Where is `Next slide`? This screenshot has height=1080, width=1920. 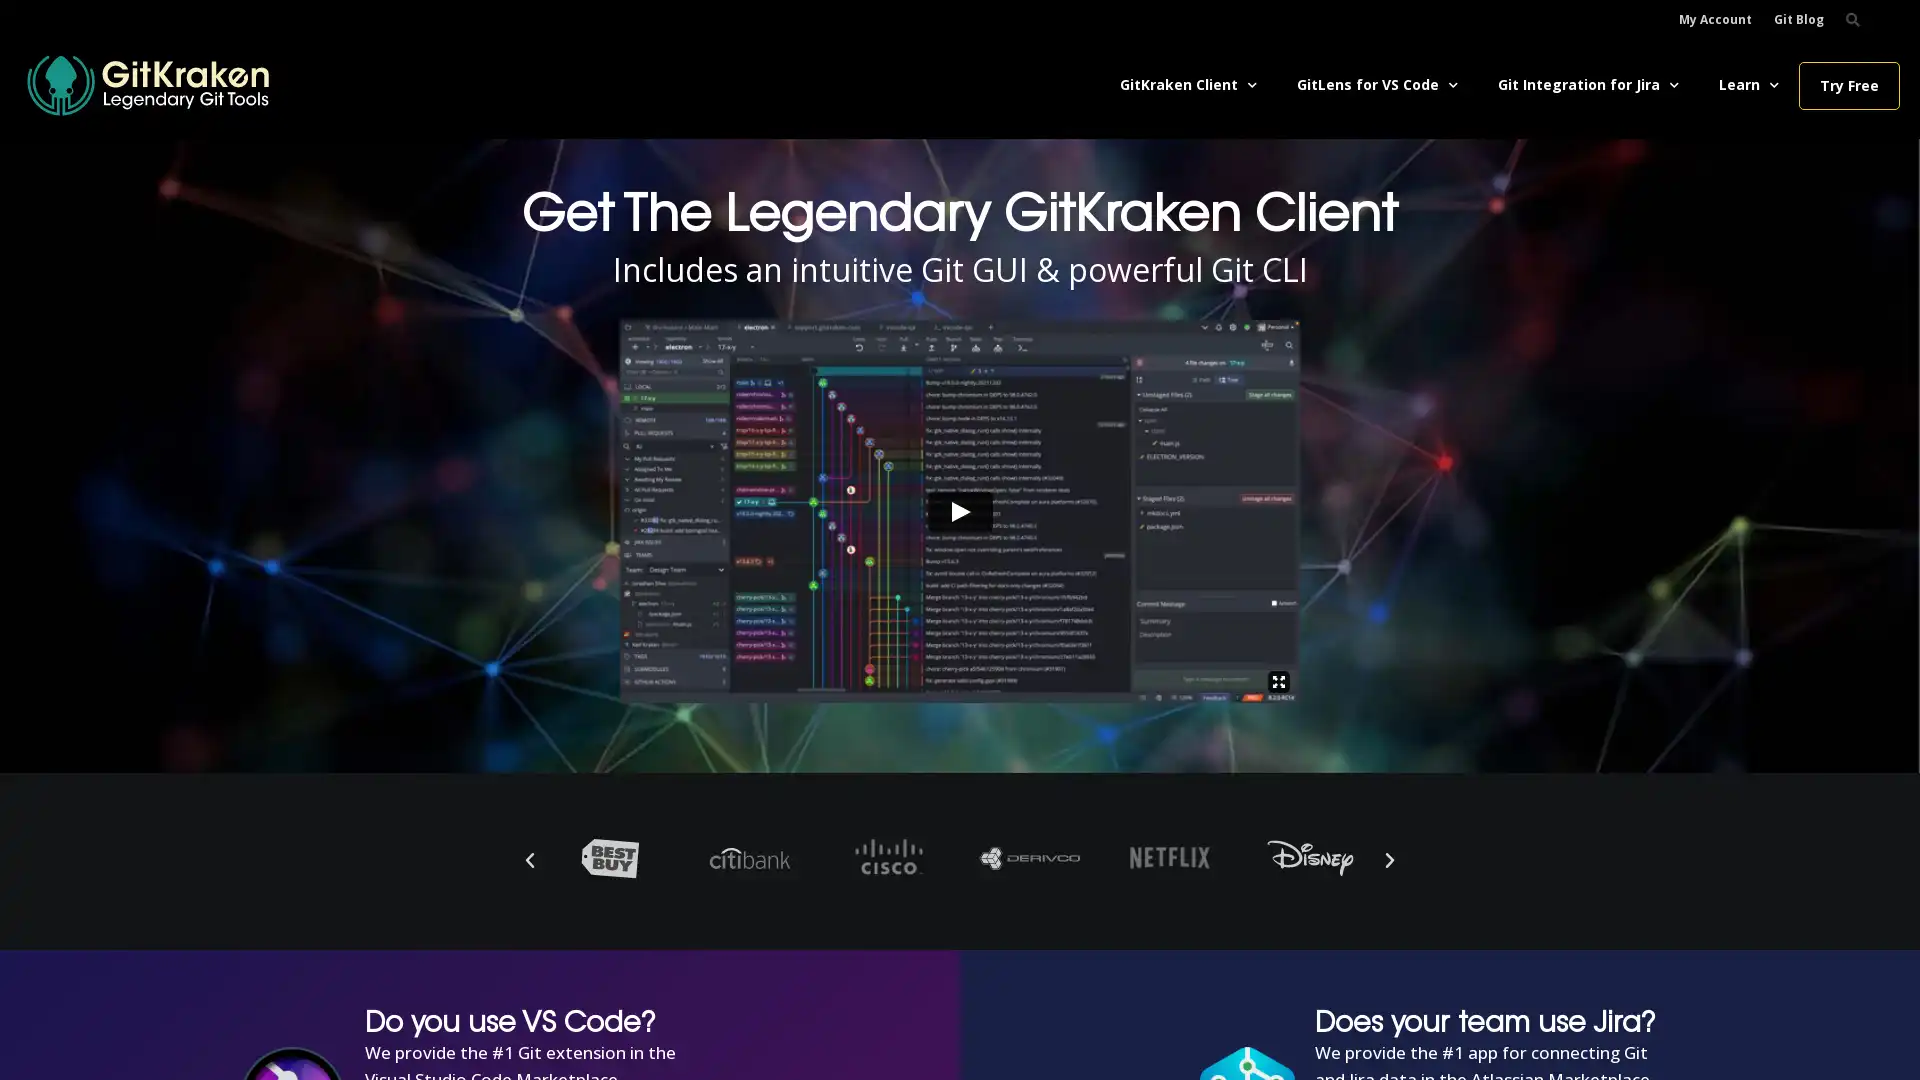
Next slide is located at coordinates (1389, 859).